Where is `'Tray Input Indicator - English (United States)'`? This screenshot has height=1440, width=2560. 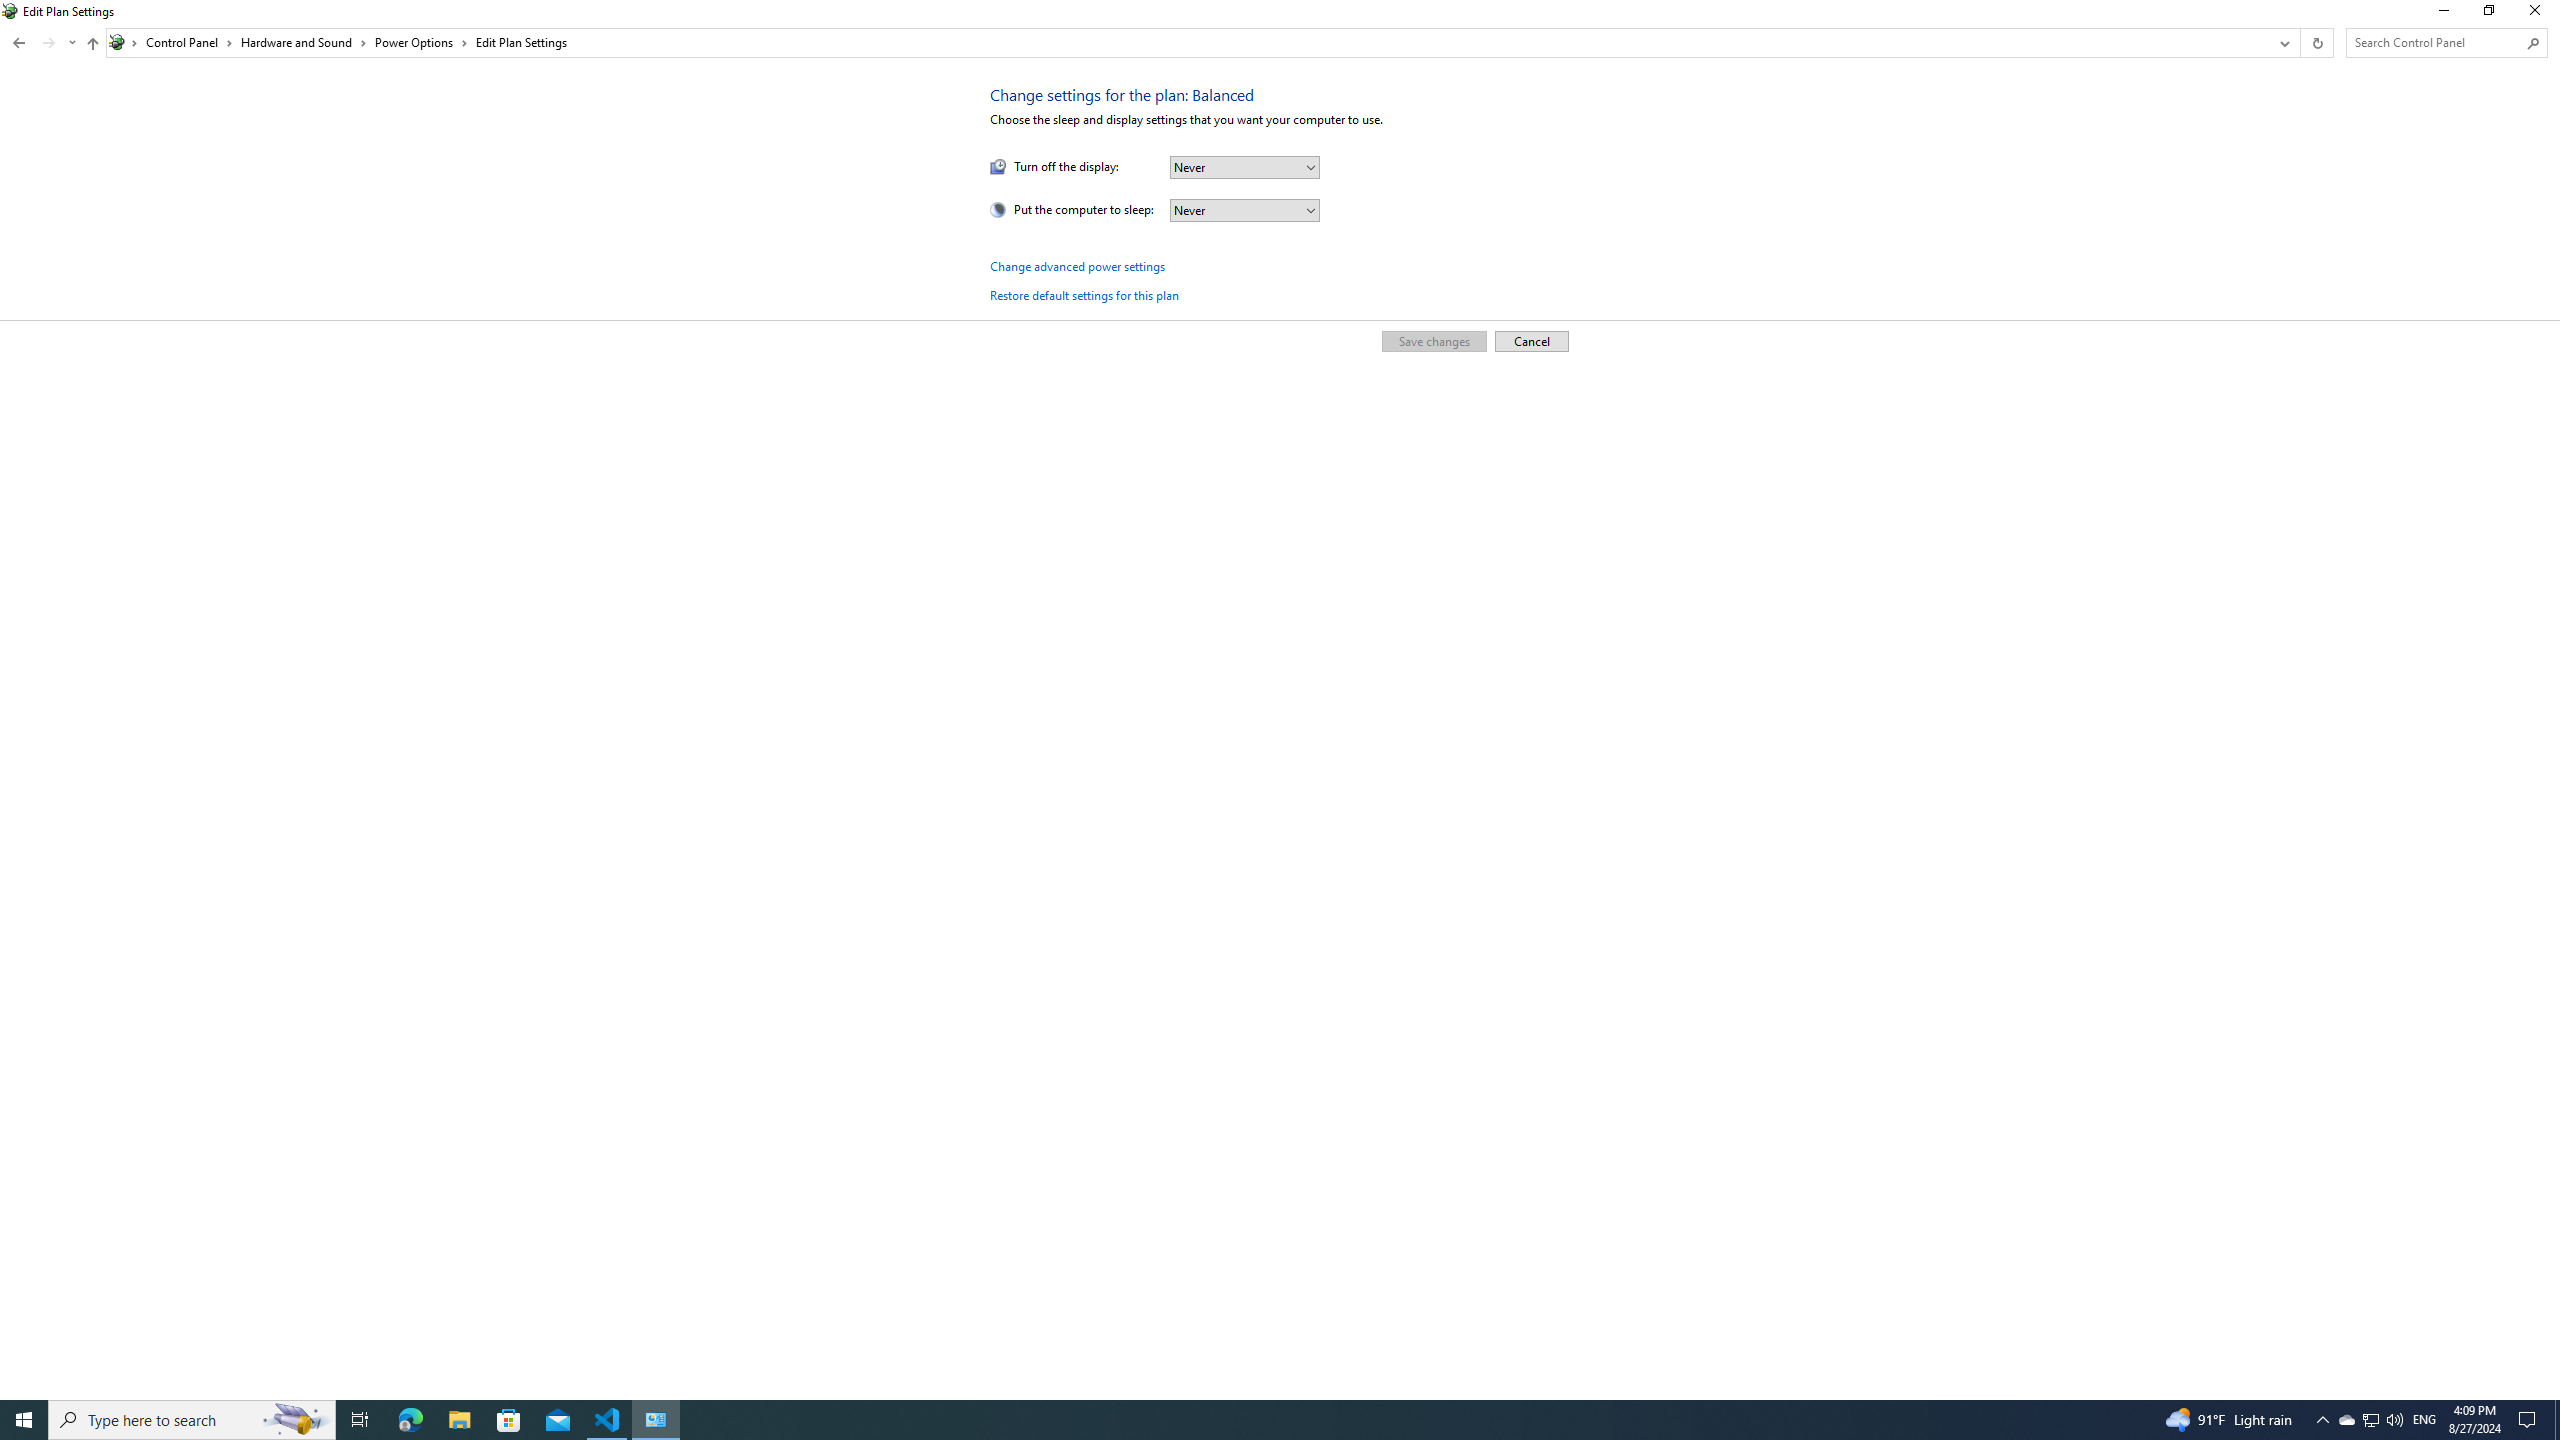
'Tray Input Indicator - English (United States)' is located at coordinates (2424, 1418).